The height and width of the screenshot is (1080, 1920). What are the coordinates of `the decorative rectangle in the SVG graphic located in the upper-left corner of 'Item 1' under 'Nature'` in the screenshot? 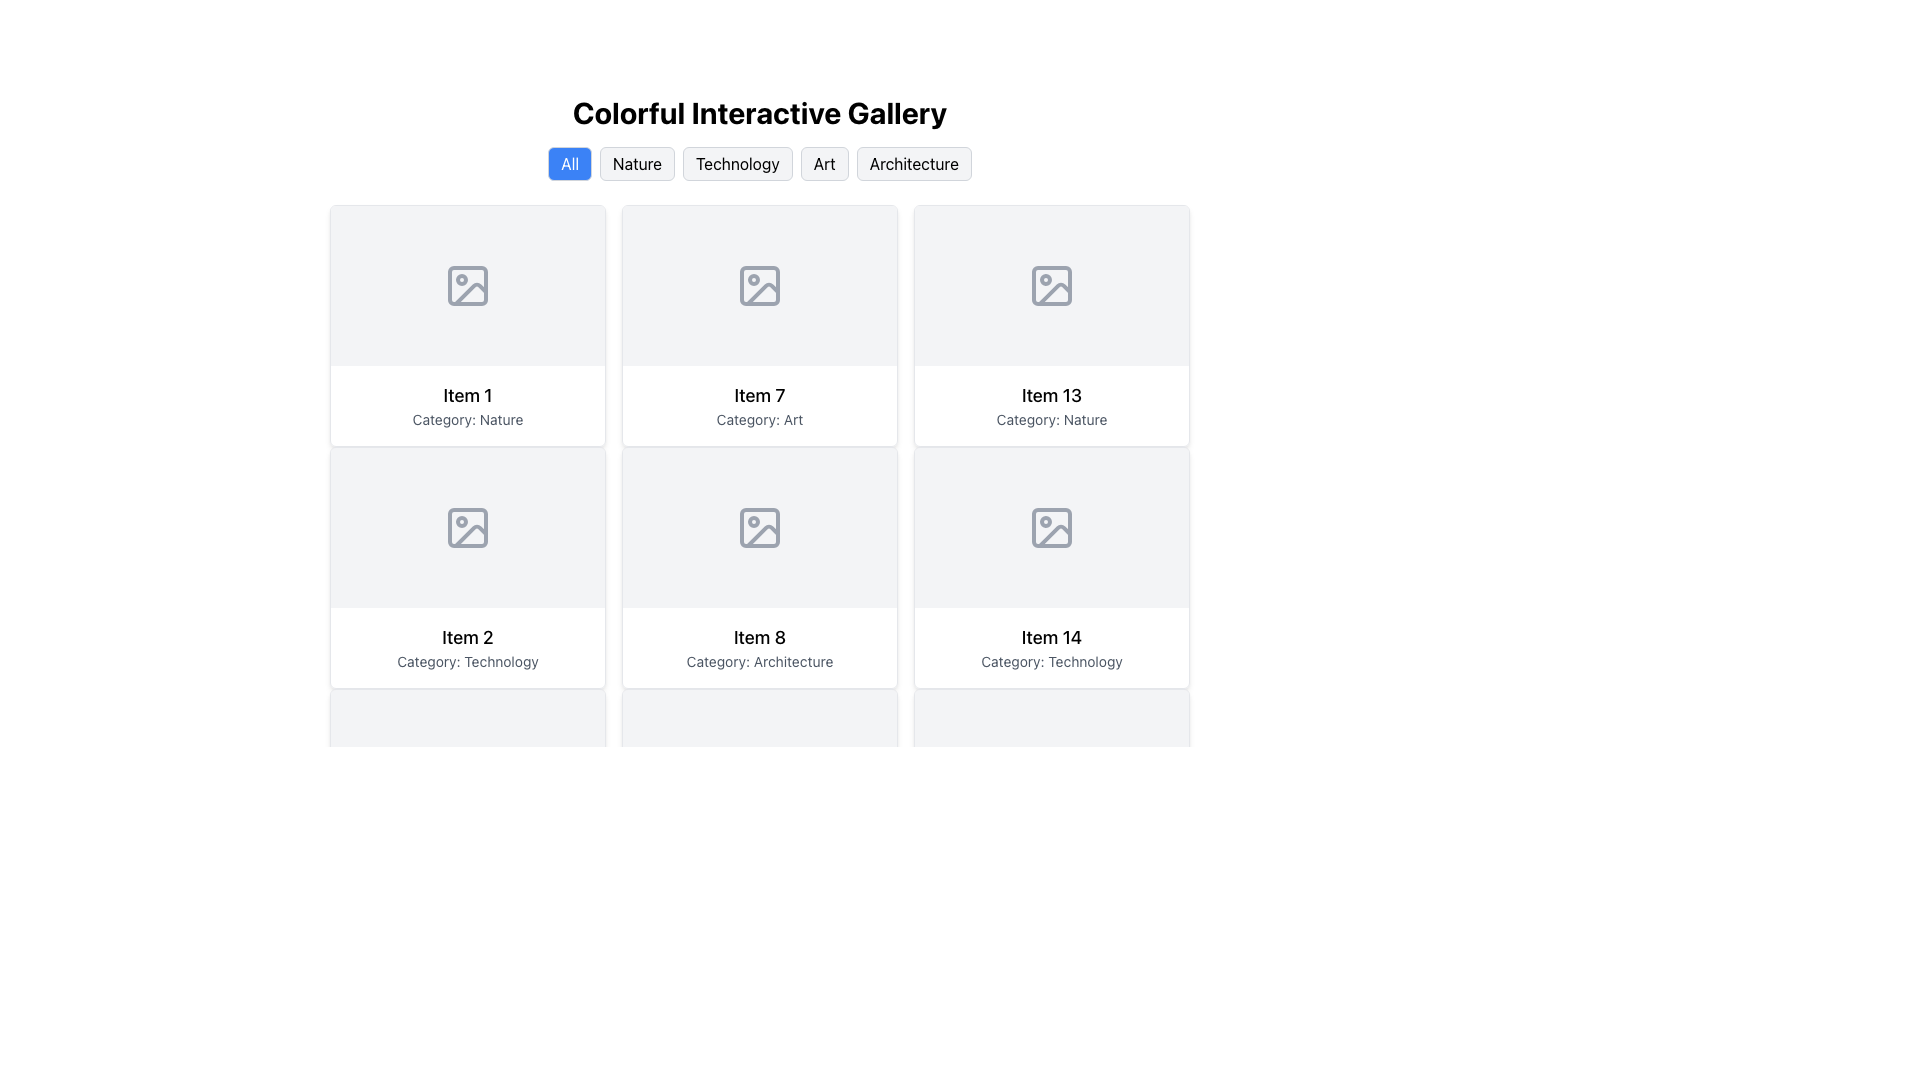 It's located at (466, 285).